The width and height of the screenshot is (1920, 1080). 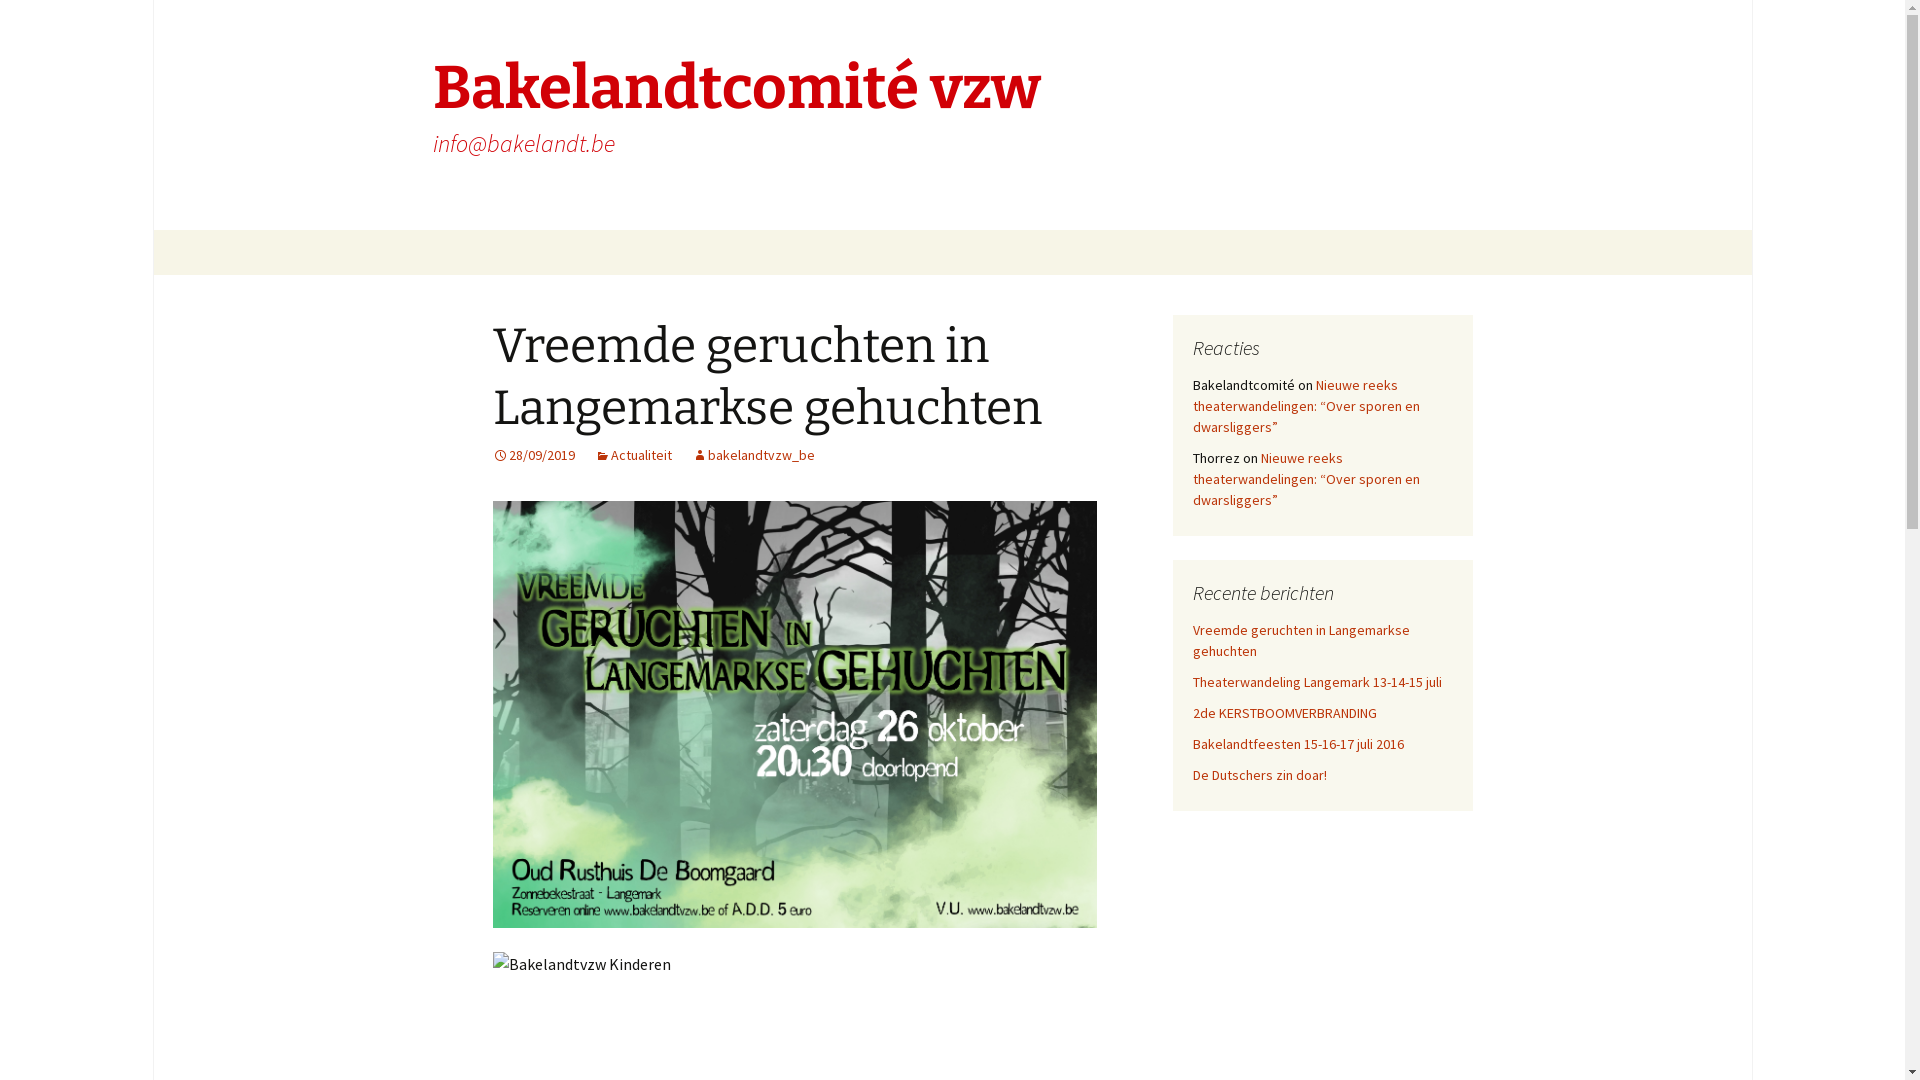 I want to click on 'Search', so click(x=24, y=22).